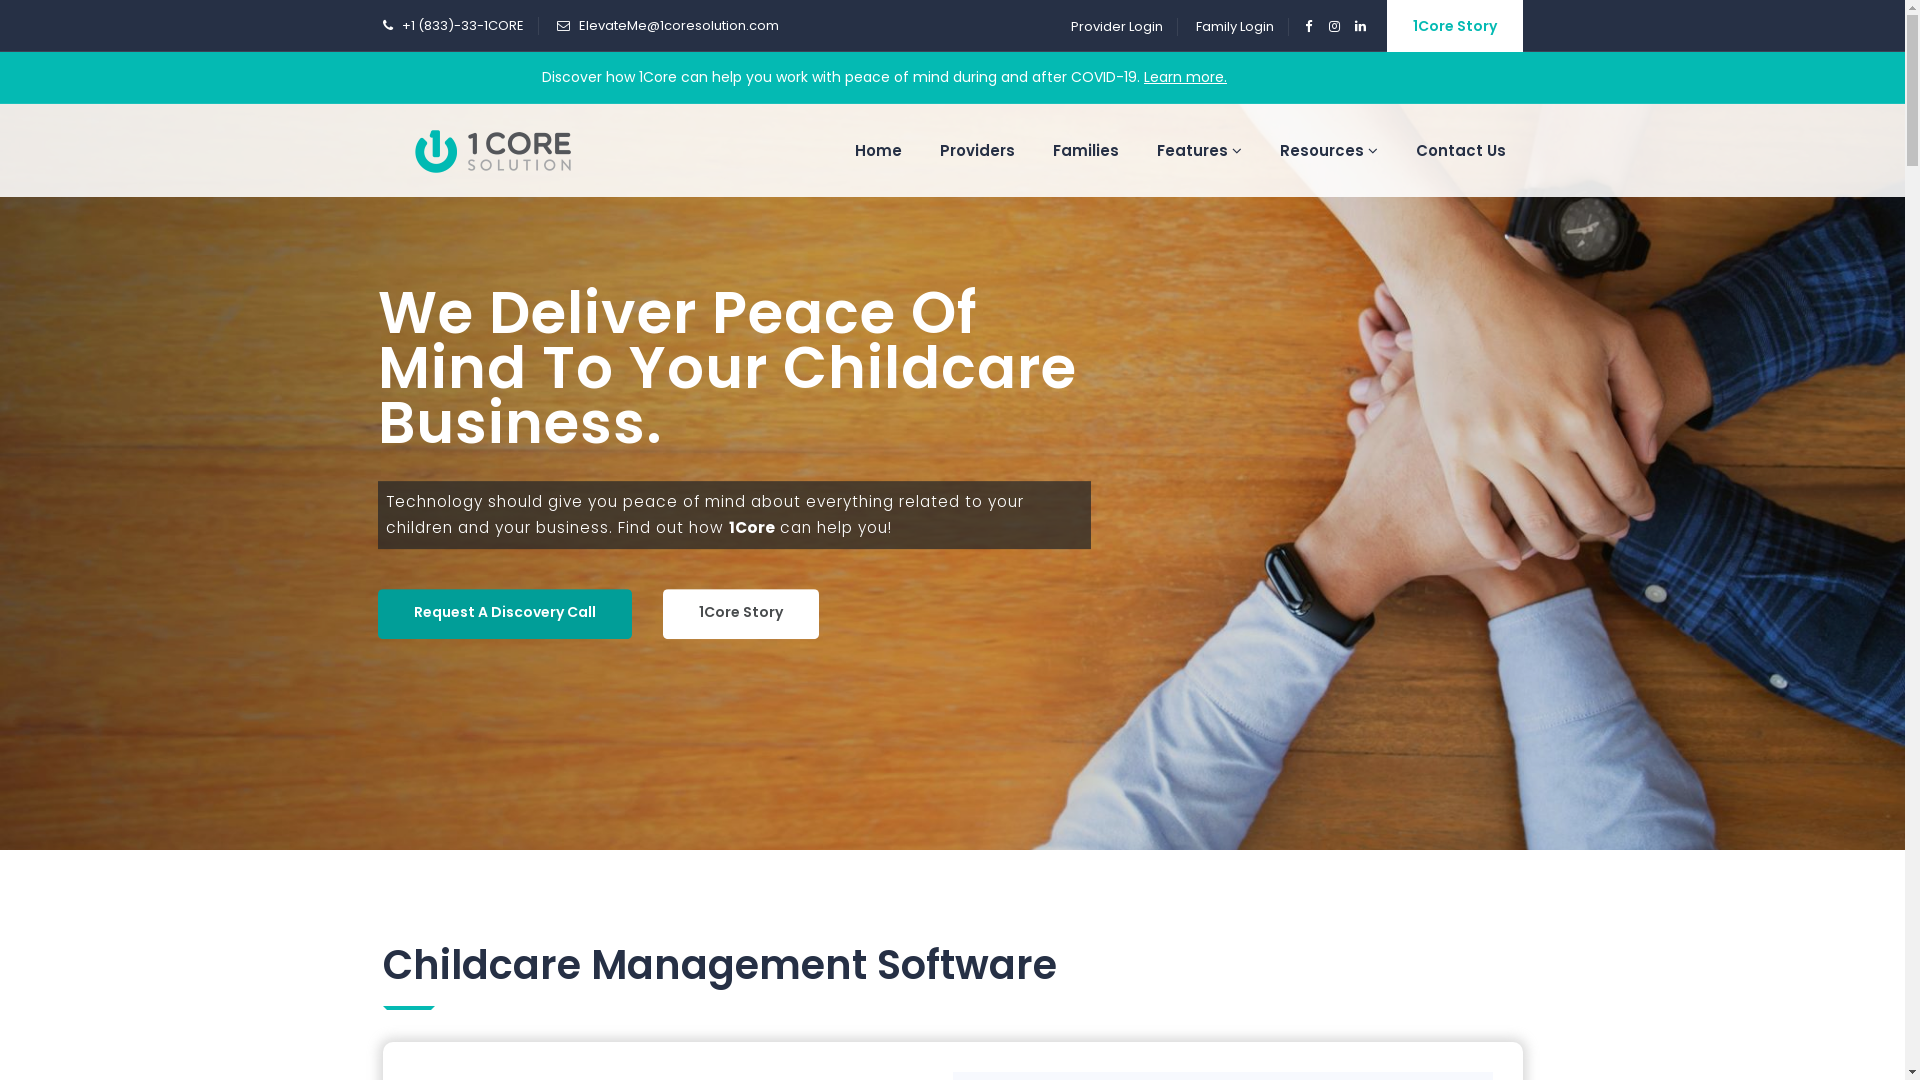  I want to click on '1Core Story', so click(1454, 26).